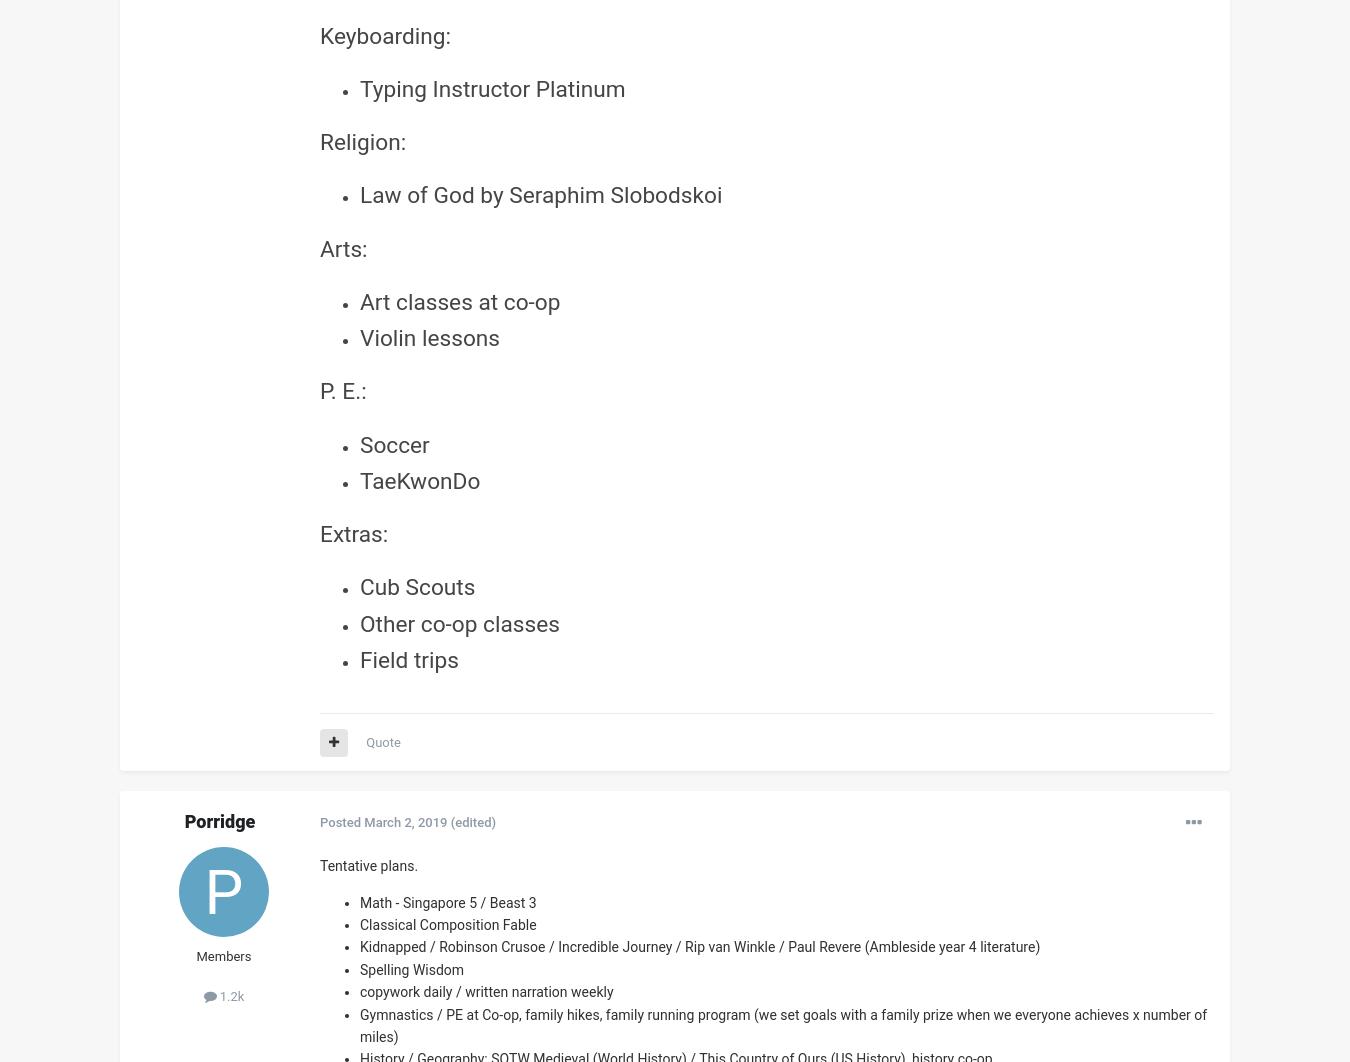 Image resolution: width=1350 pixels, height=1062 pixels. What do you see at coordinates (417, 587) in the screenshot?
I see `'Cub Scouts'` at bounding box center [417, 587].